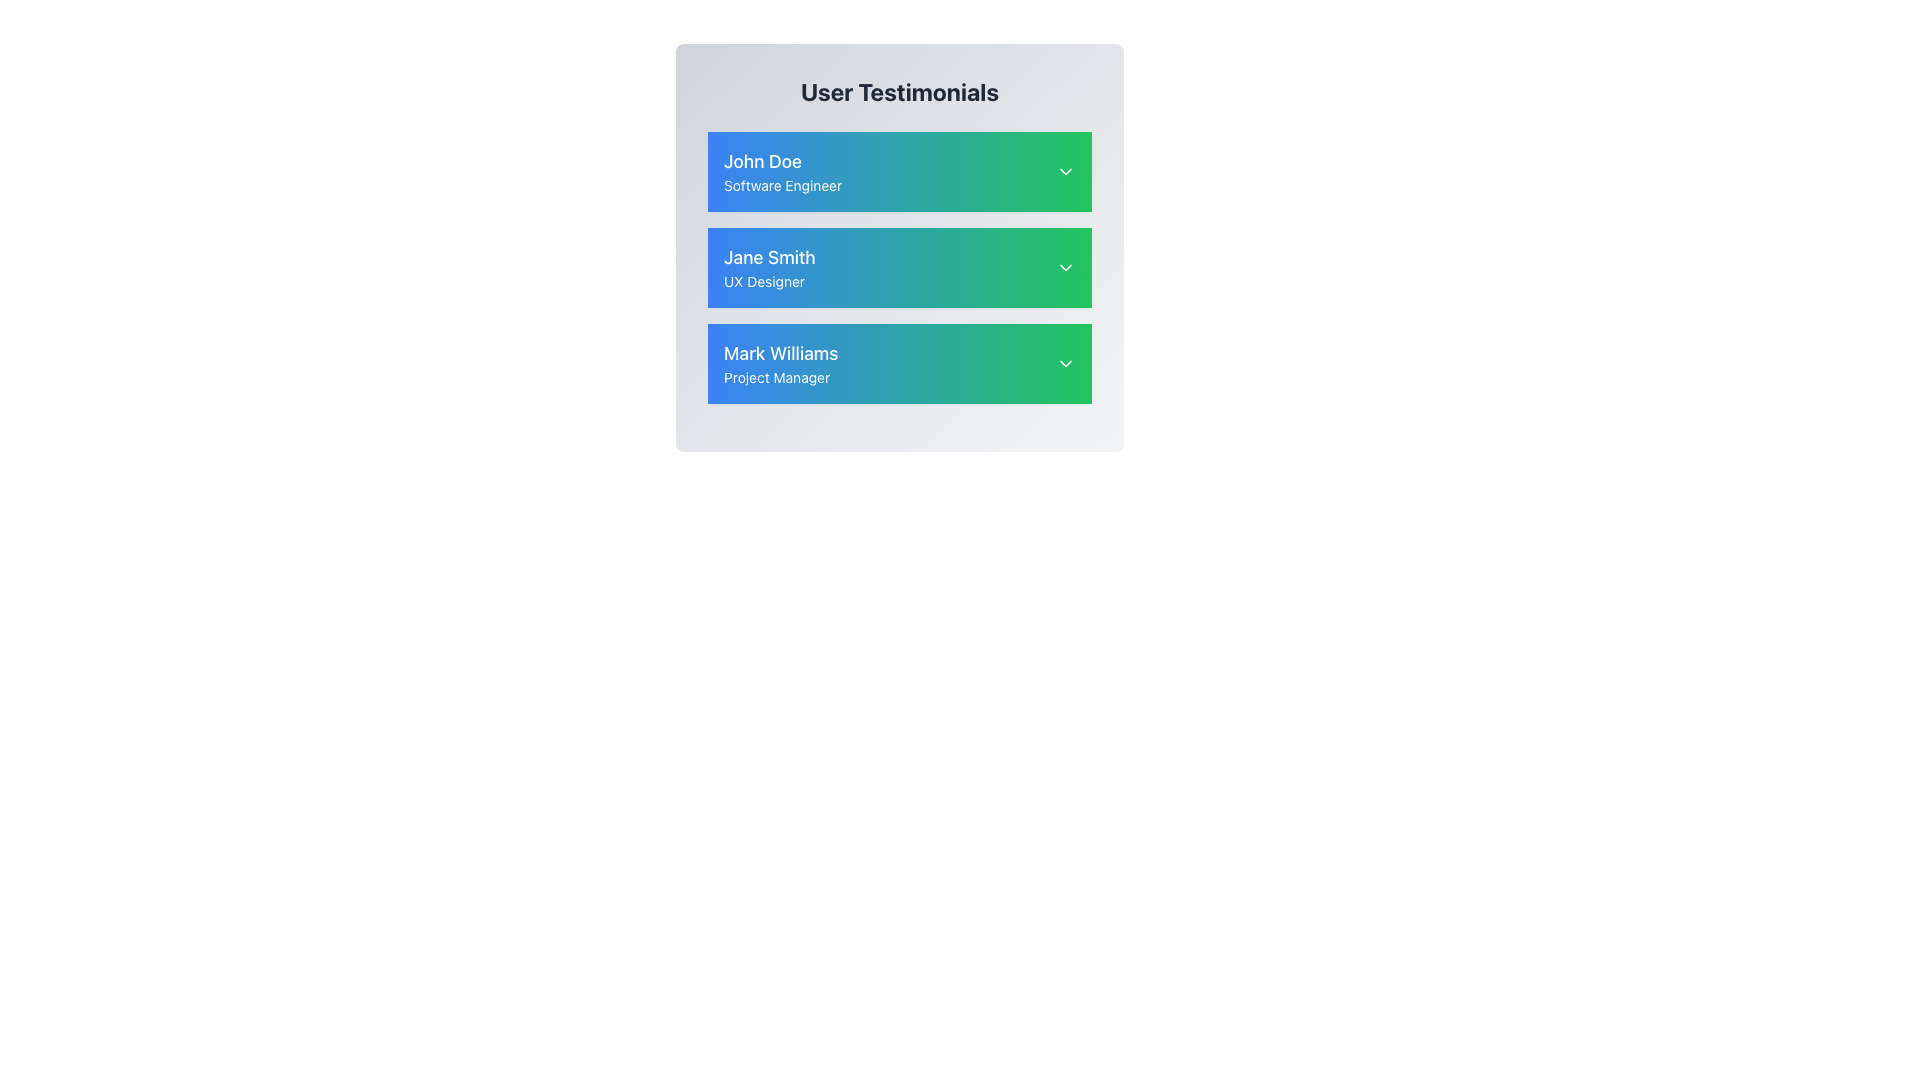 Image resolution: width=1920 pixels, height=1080 pixels. Describe the element at coordinates (782, 185) in the screenshot. I see `the Text label indicating the profession or position of 'John Doe', located below his name in the first testimonial entry` at that location.